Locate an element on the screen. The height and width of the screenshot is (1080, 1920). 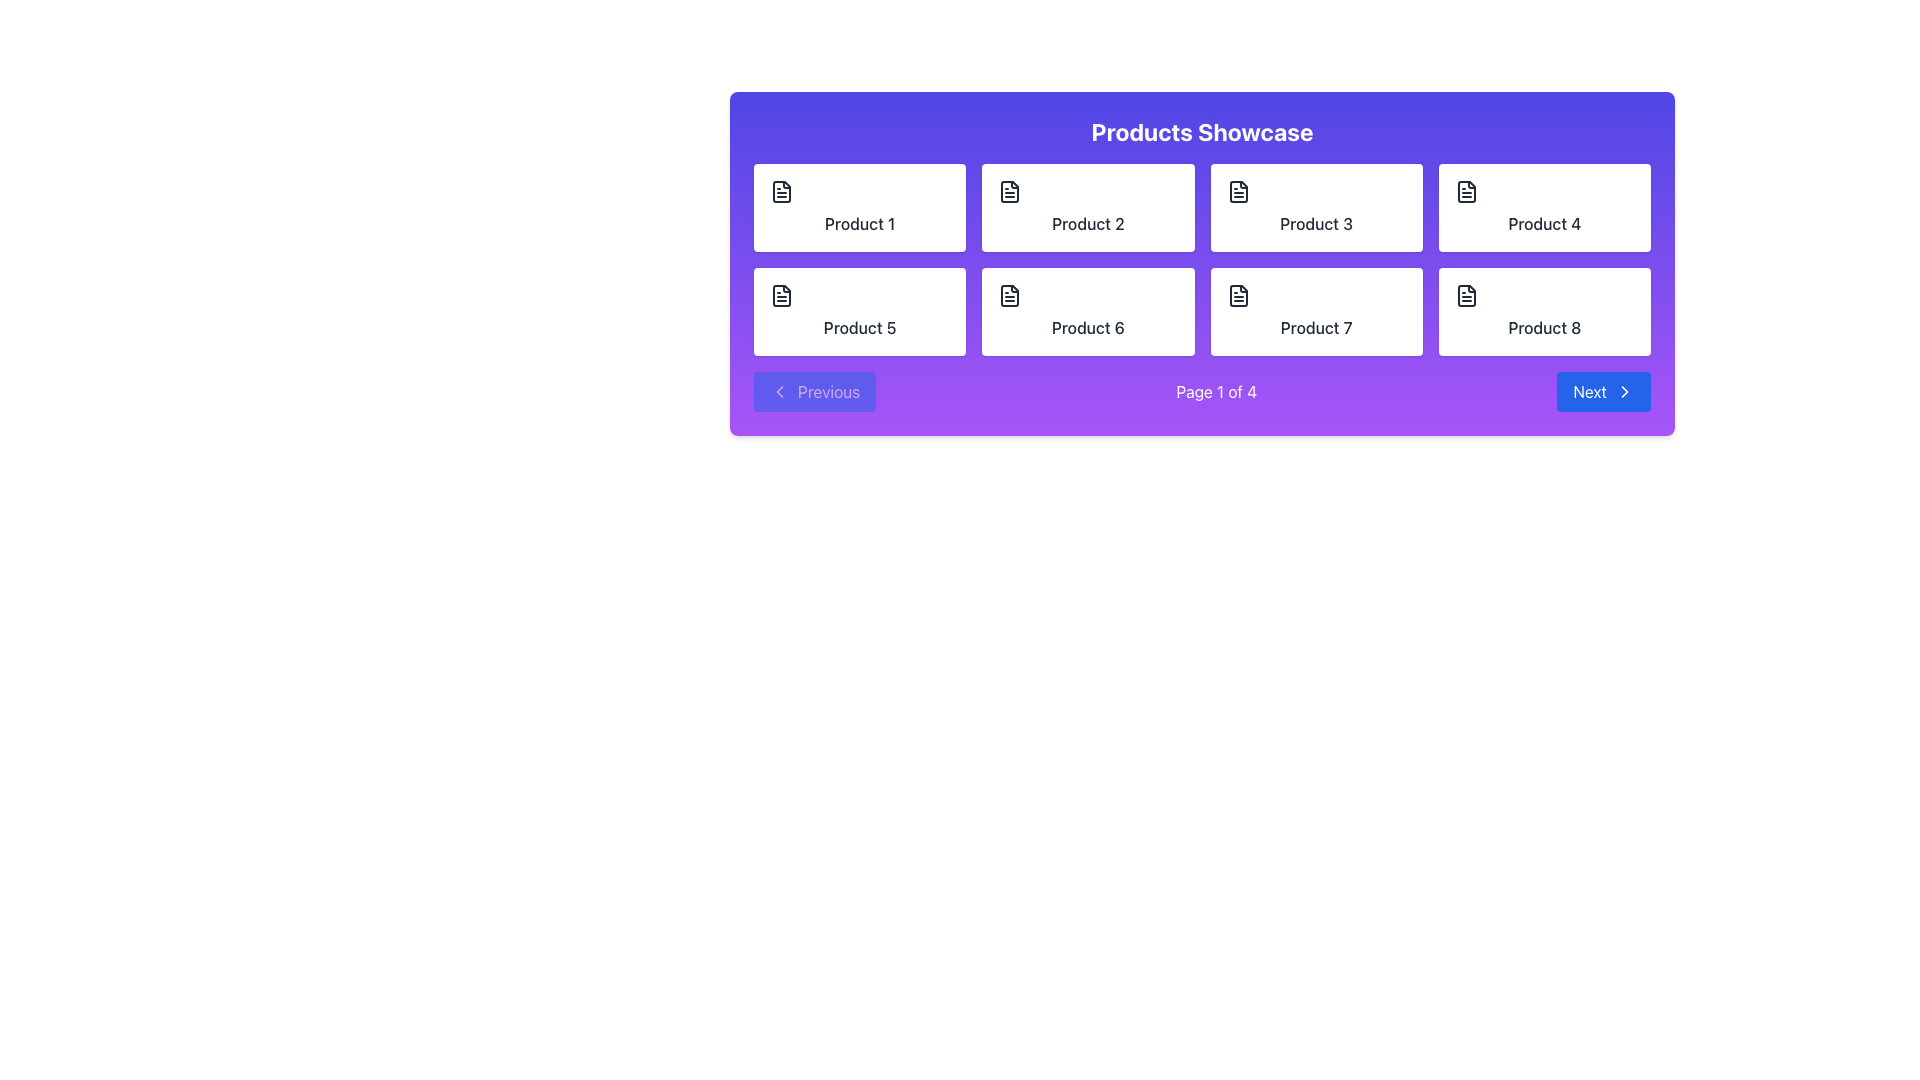
the product name text label located in the first card of the first row of the grid layout is located at coordinates (860, 223).